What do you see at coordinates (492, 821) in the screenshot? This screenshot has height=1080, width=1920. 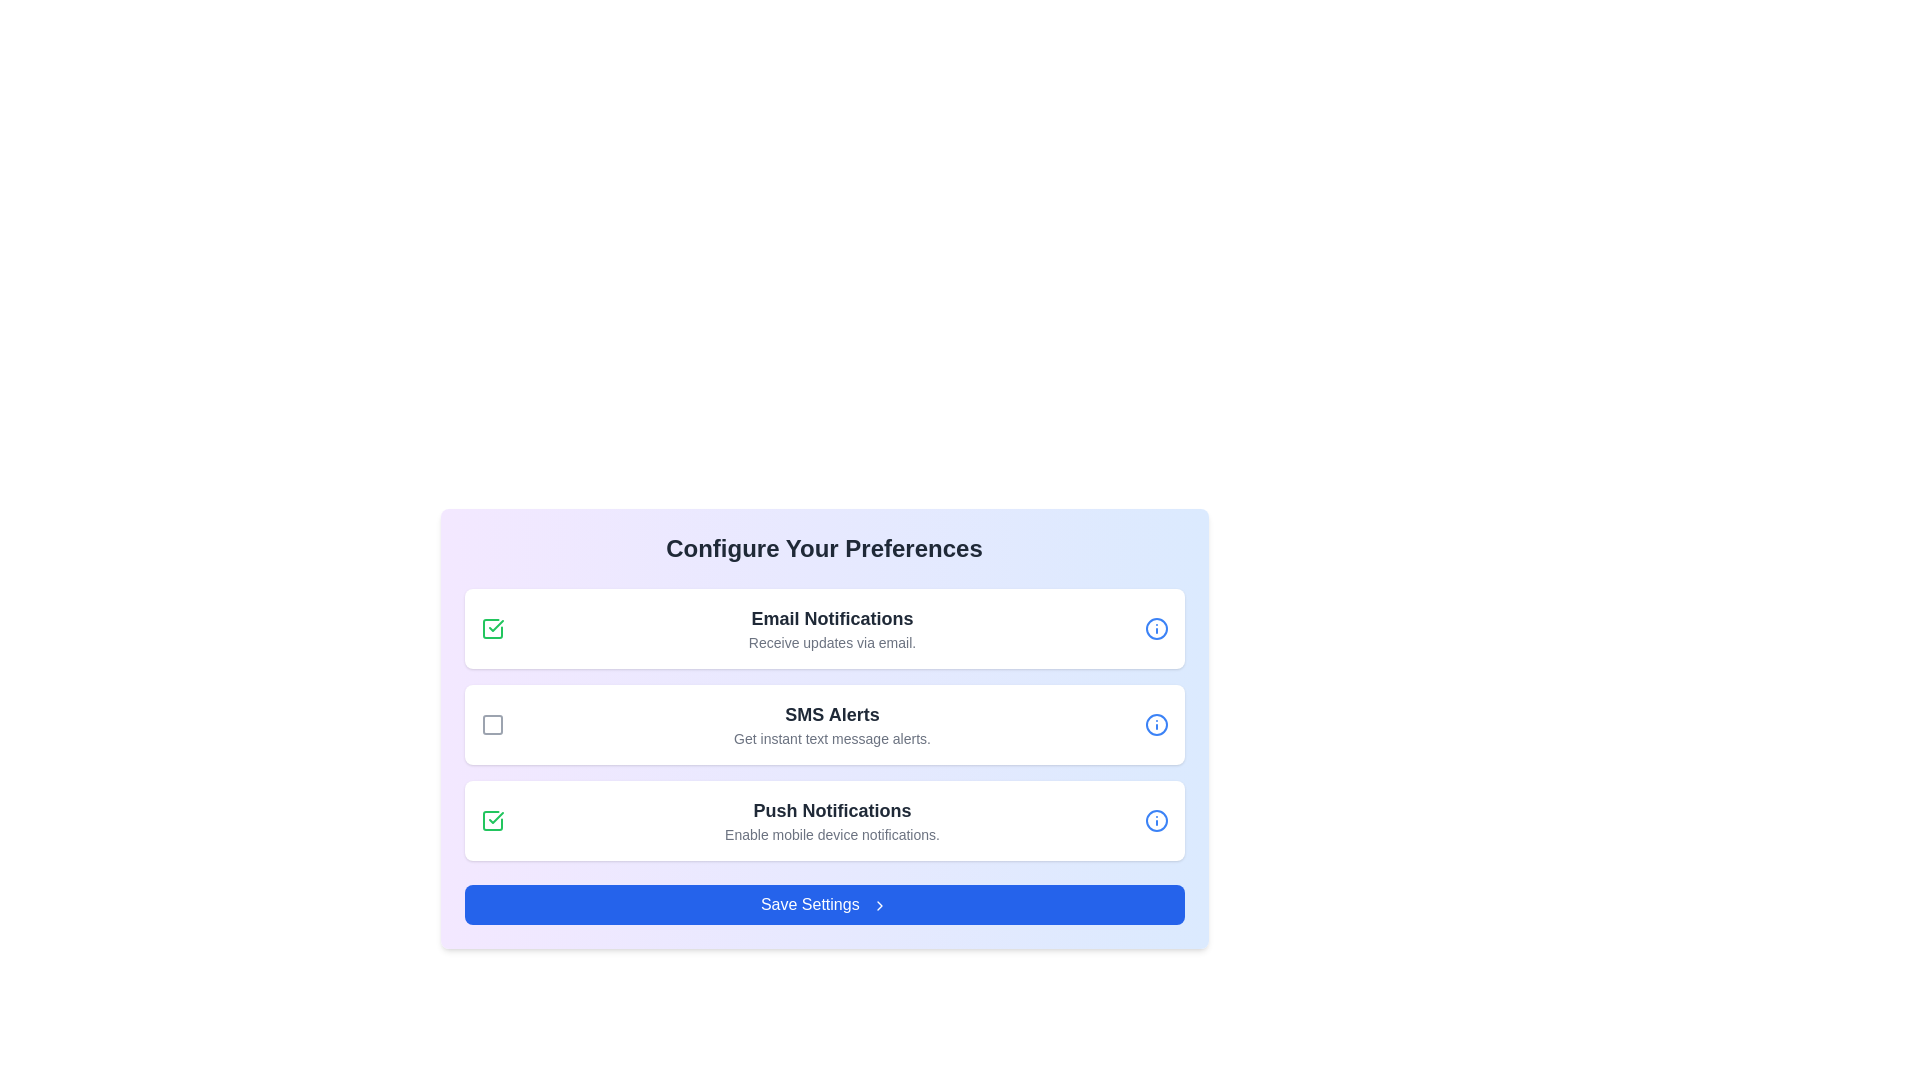 I see `the green-bordered checkbox with a green checkmark next to the 'Push Notifications' label` at bounding box center [492, 821].